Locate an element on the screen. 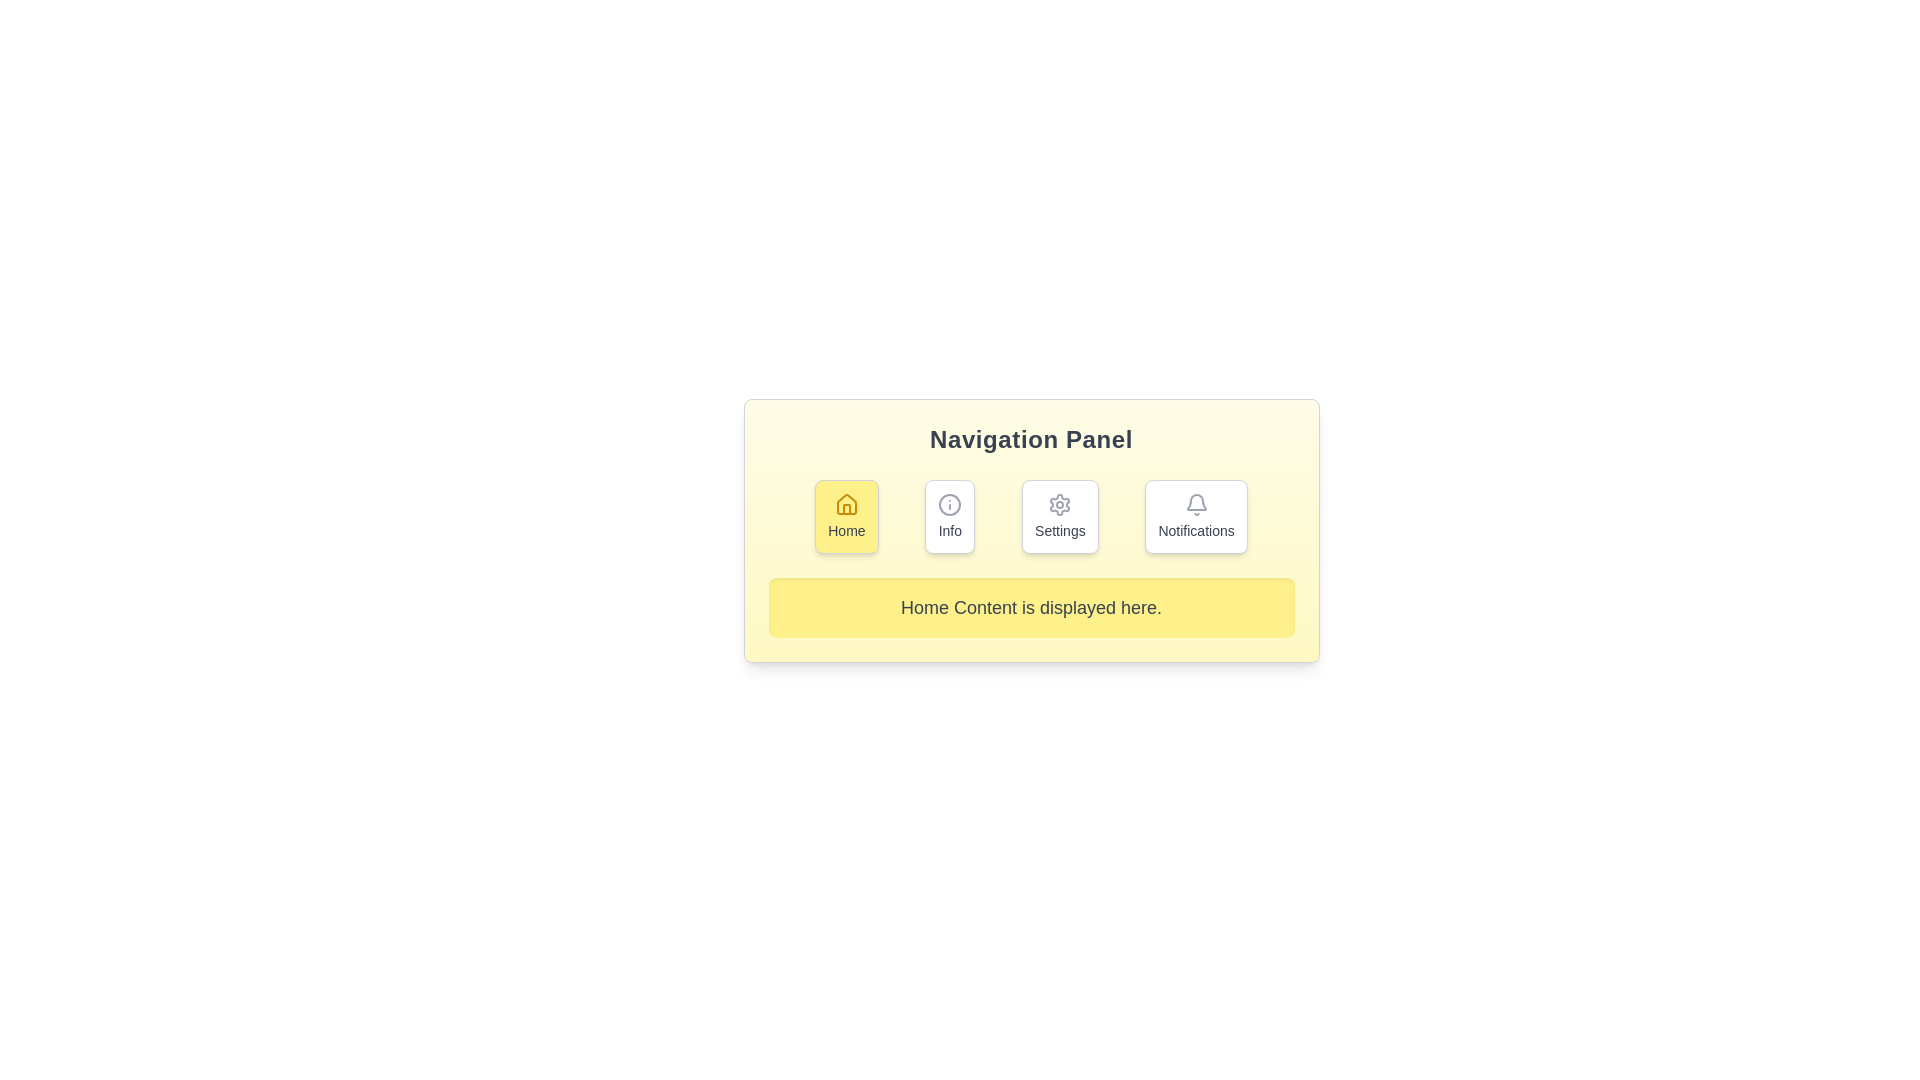 Image resolution: width=1920 pixels, height=1080 pixels. the 'Home' text label, which is displayed in gray, styled with a clean sans-serif font, located below a house-shaped icon inside a yellow card with rounded corners is located at coordinates (846, 530).